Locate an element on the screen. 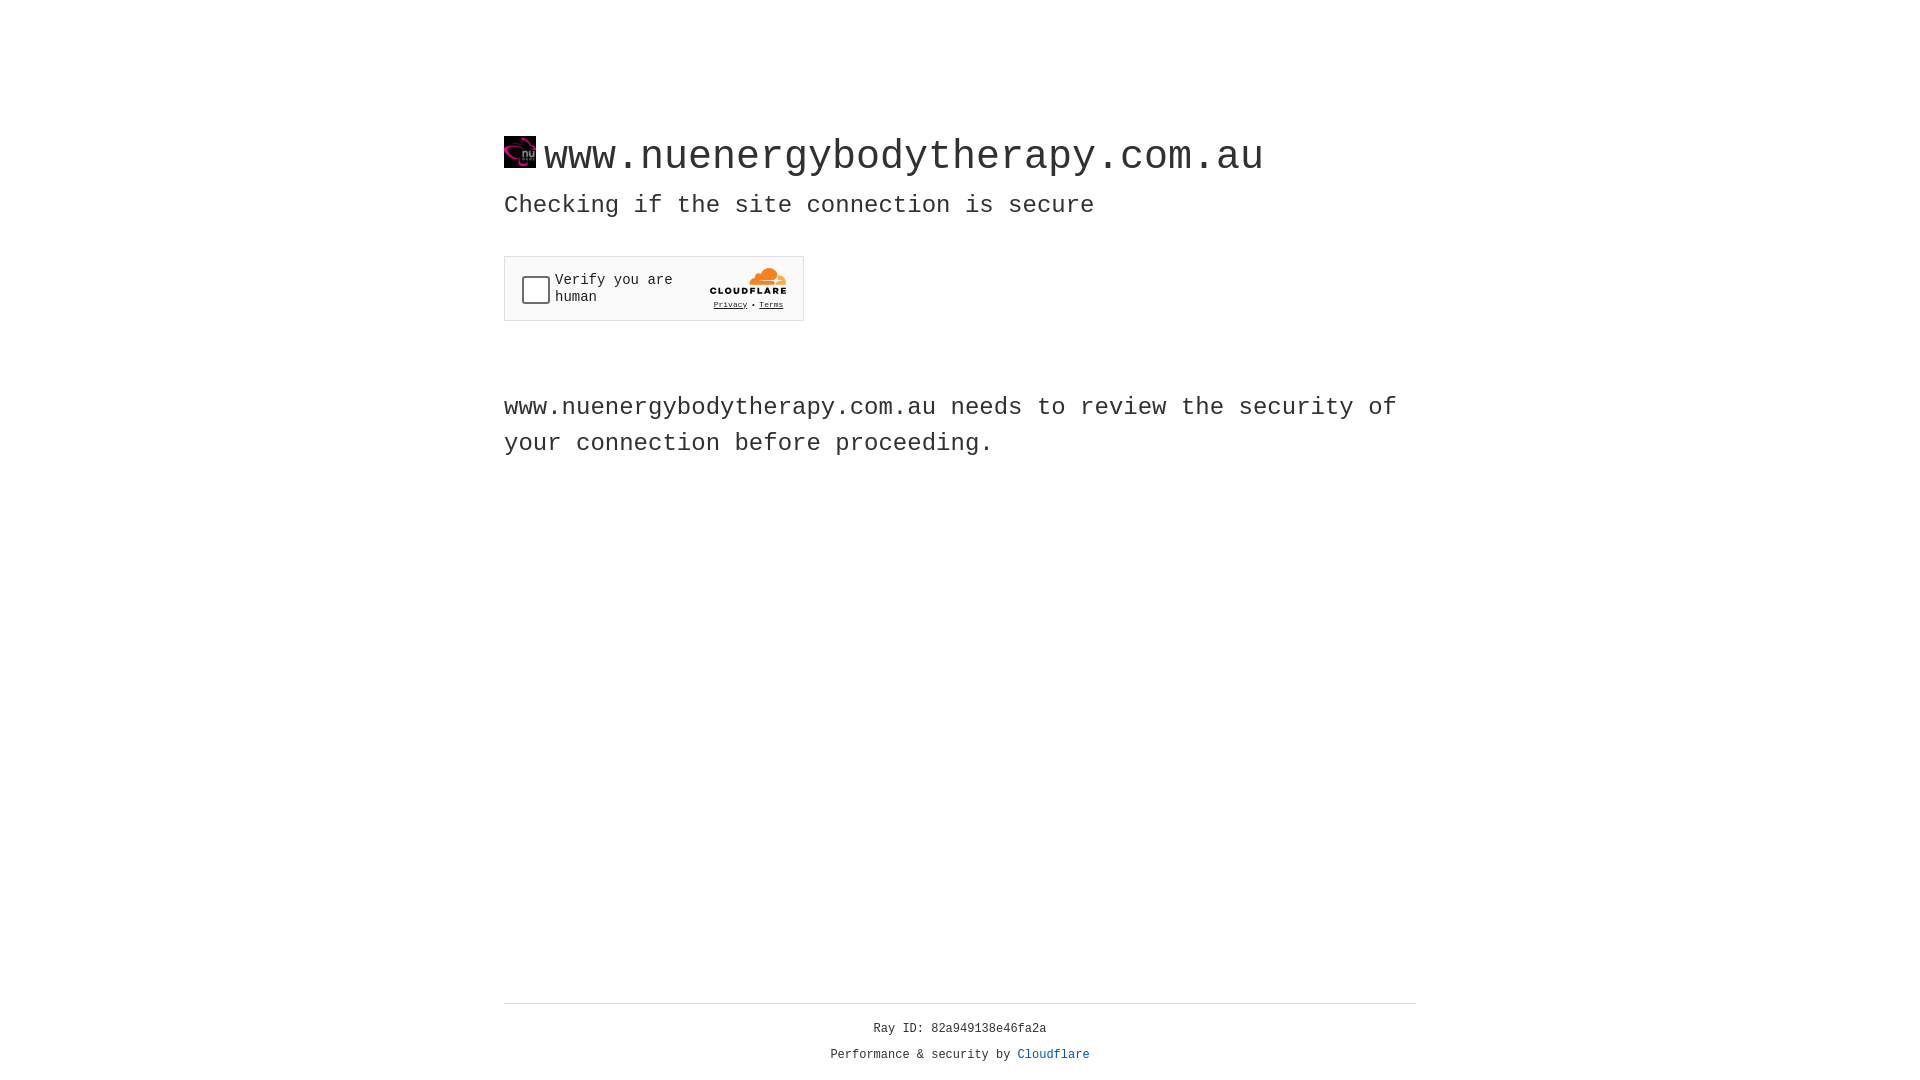 This screenshot has height=1080, width=1920. 'Widget containing a Cloudflare security challenge' is located at coordinates (653, 288).